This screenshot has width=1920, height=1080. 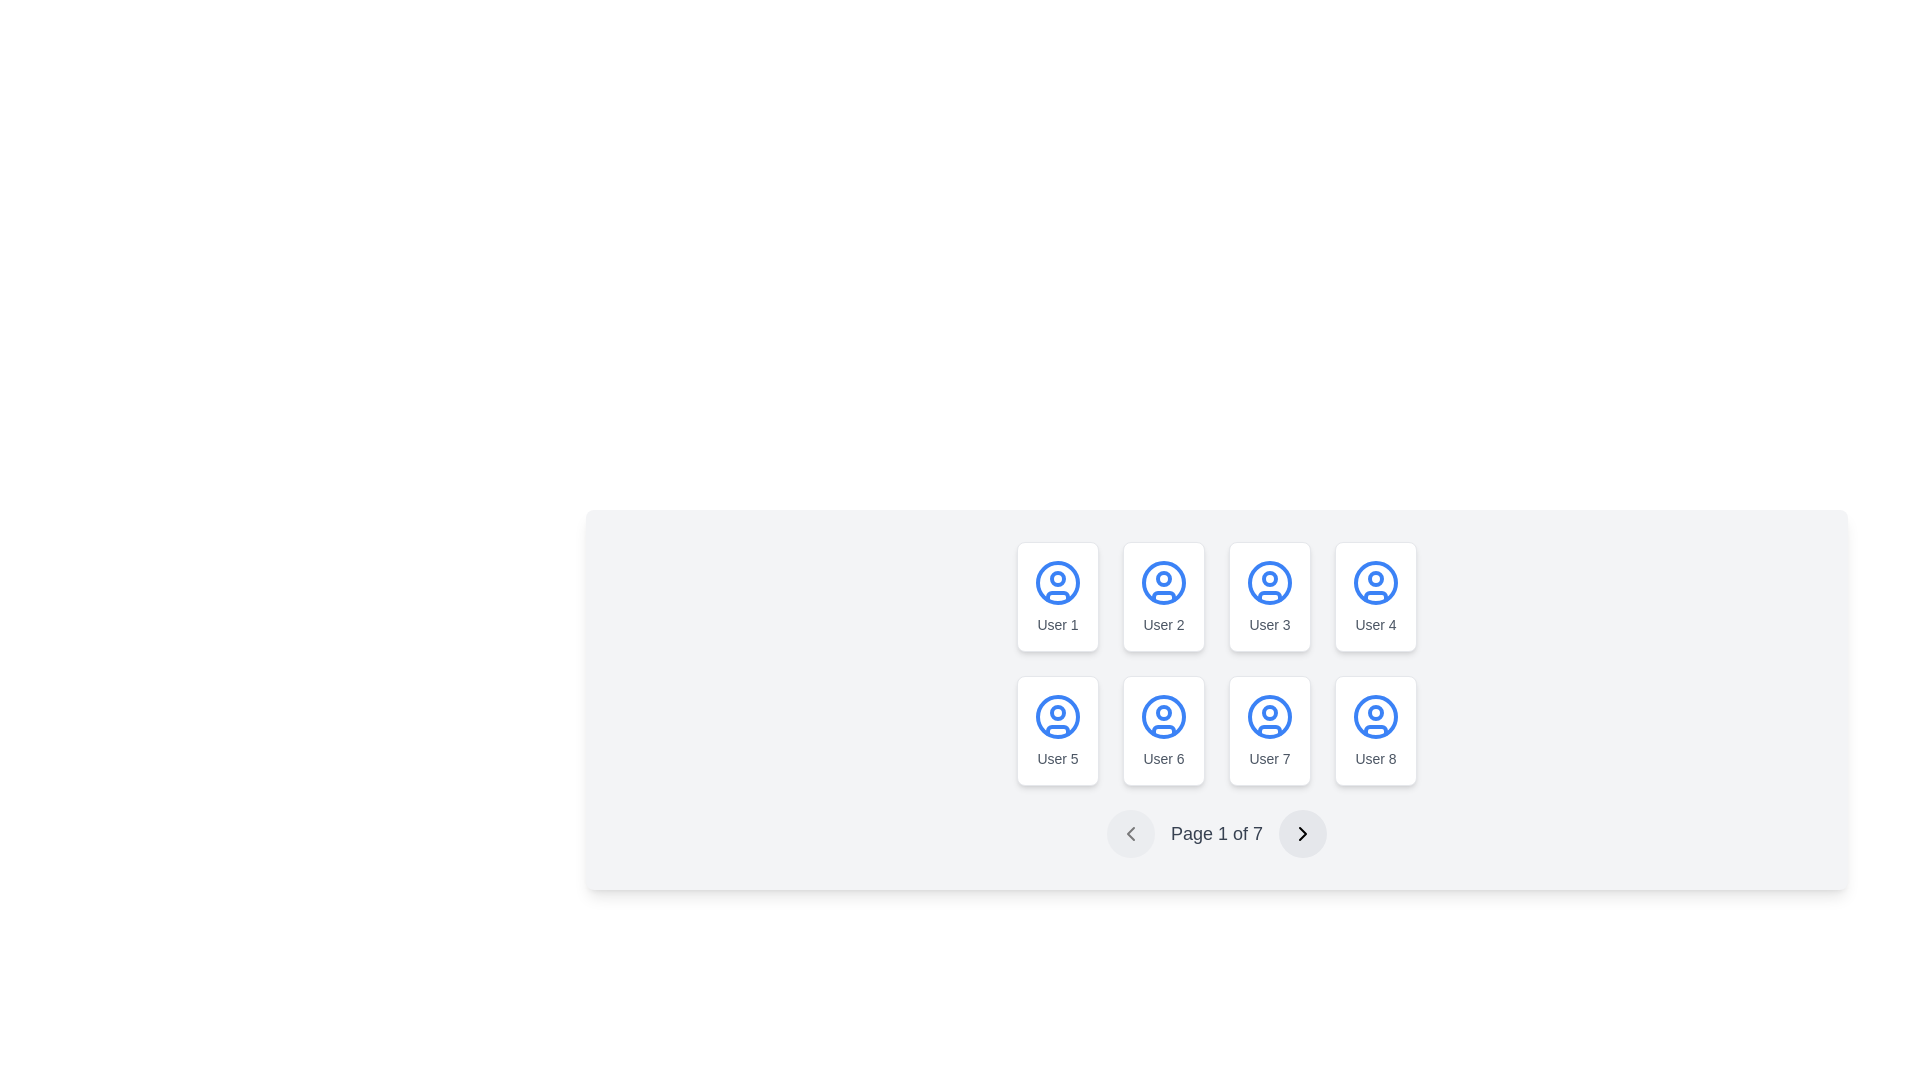 What do you see at coordinates (1163, 578) in the screenshot?
I see `the SVG Circle in the second user profile card located in the top row, second position from the left` at bounding box center [1163, 578].